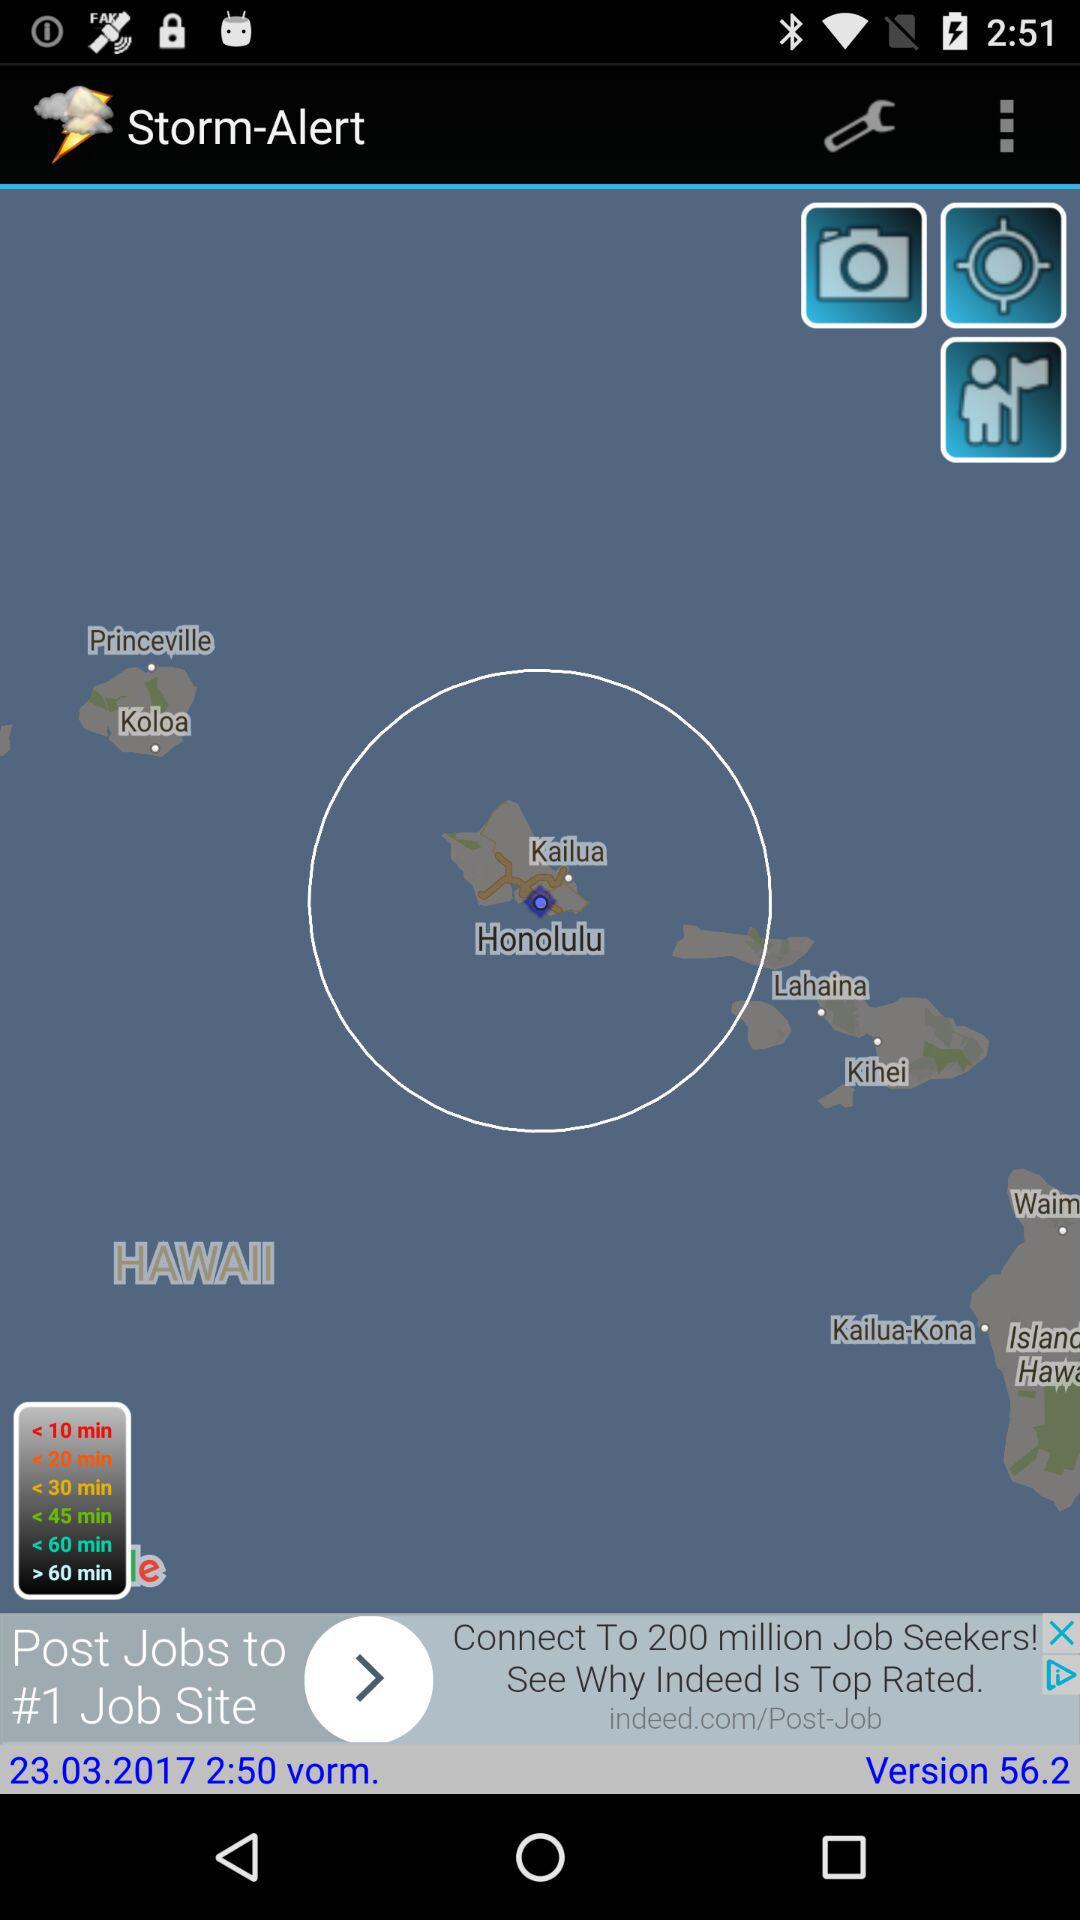 The image size is (1080, 1920). Describe the element at coordinates (540, 1678) in the screenshot. I see `goes to advertisement` at that location.